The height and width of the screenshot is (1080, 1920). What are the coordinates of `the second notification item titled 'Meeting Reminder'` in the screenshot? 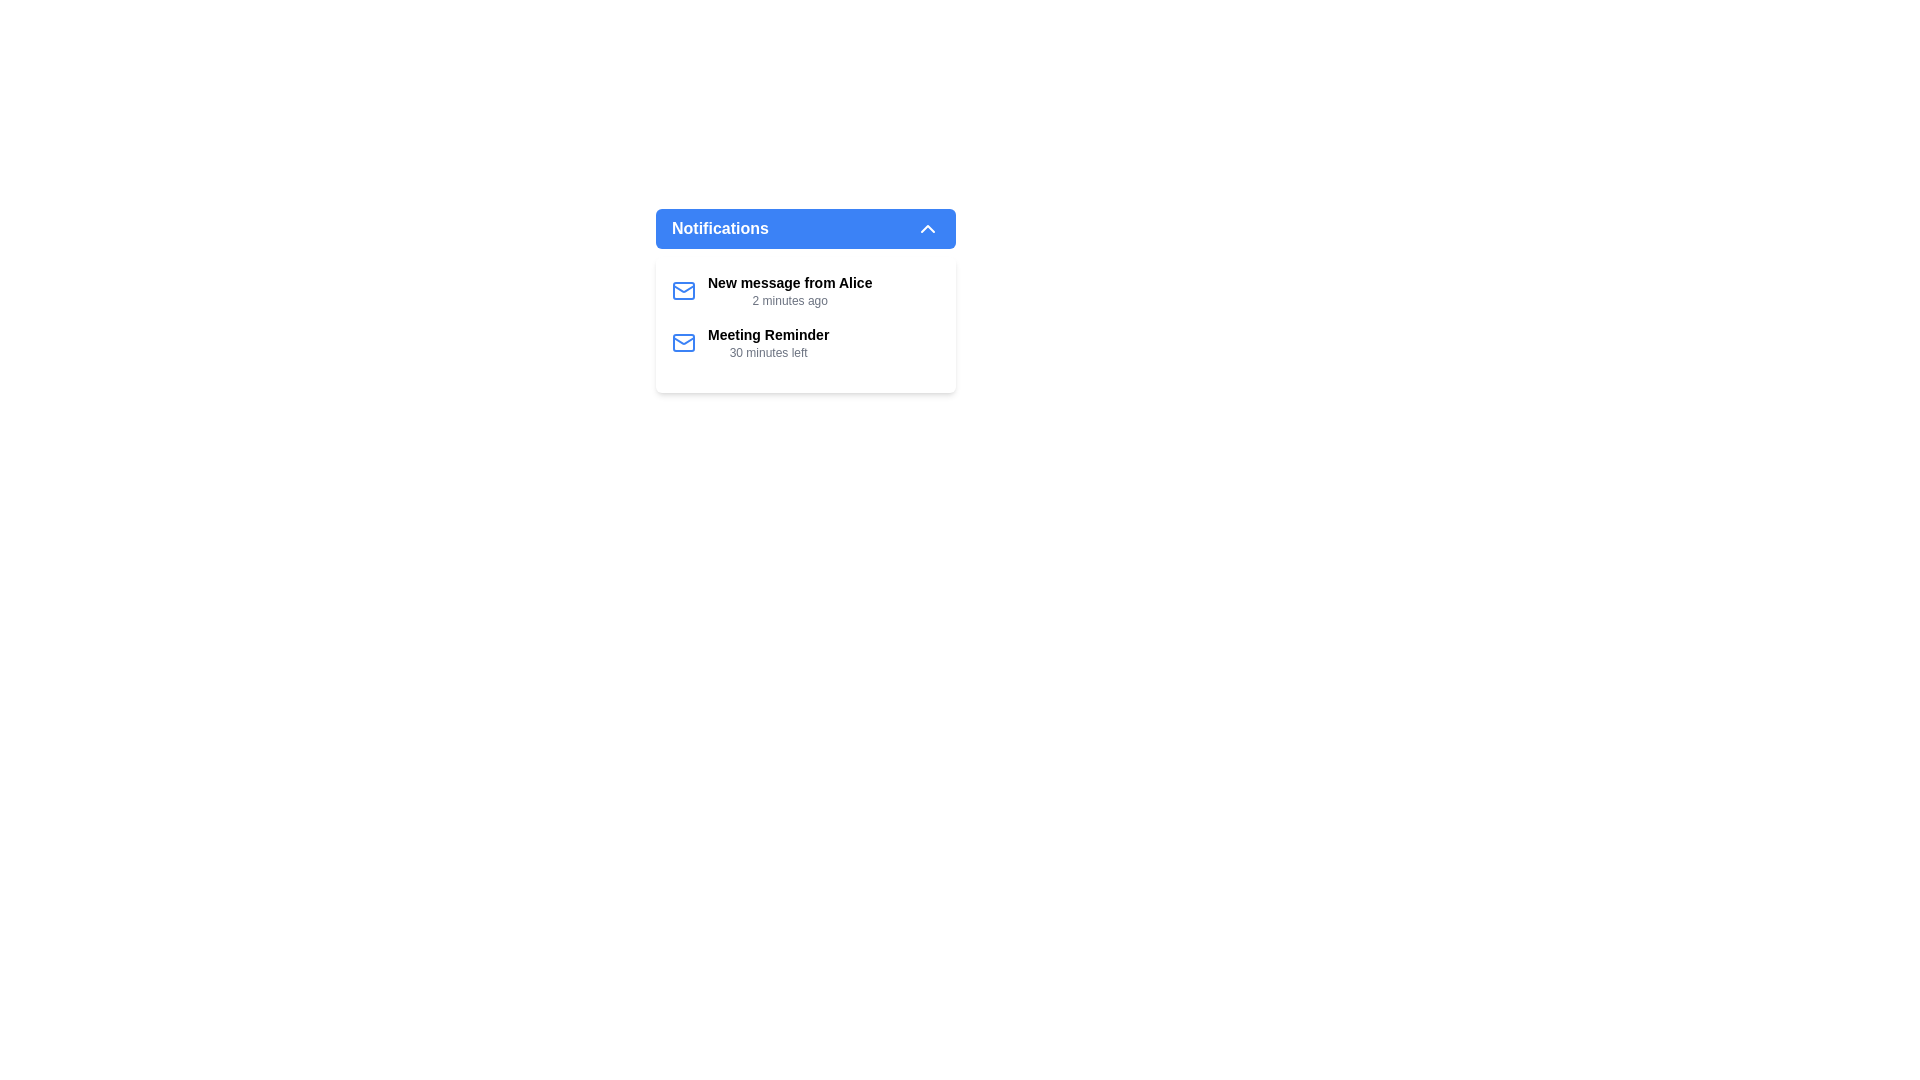 It's located at (806, 342).